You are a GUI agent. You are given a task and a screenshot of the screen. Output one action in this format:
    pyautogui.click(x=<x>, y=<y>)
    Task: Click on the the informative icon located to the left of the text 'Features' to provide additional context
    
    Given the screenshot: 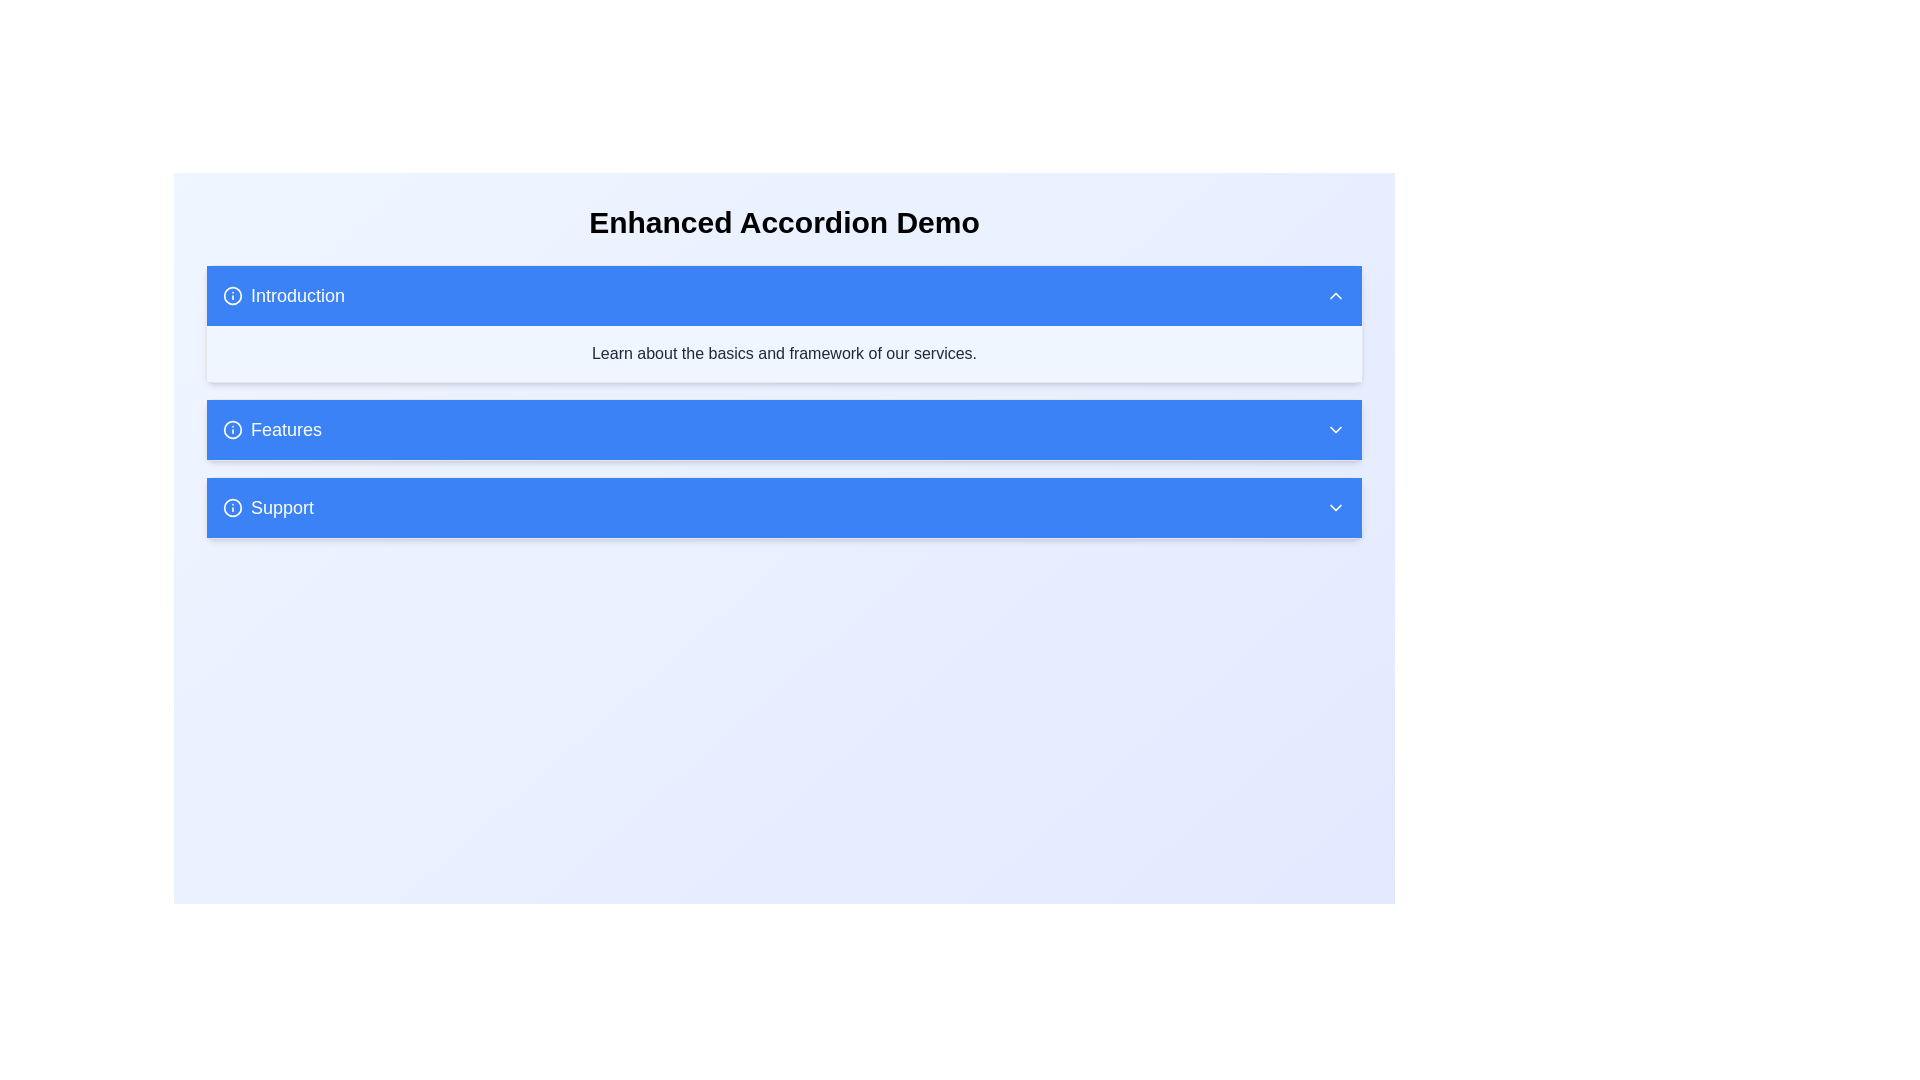 What is the action you would take?
    pyautogui.click(x=233, y=428)
    